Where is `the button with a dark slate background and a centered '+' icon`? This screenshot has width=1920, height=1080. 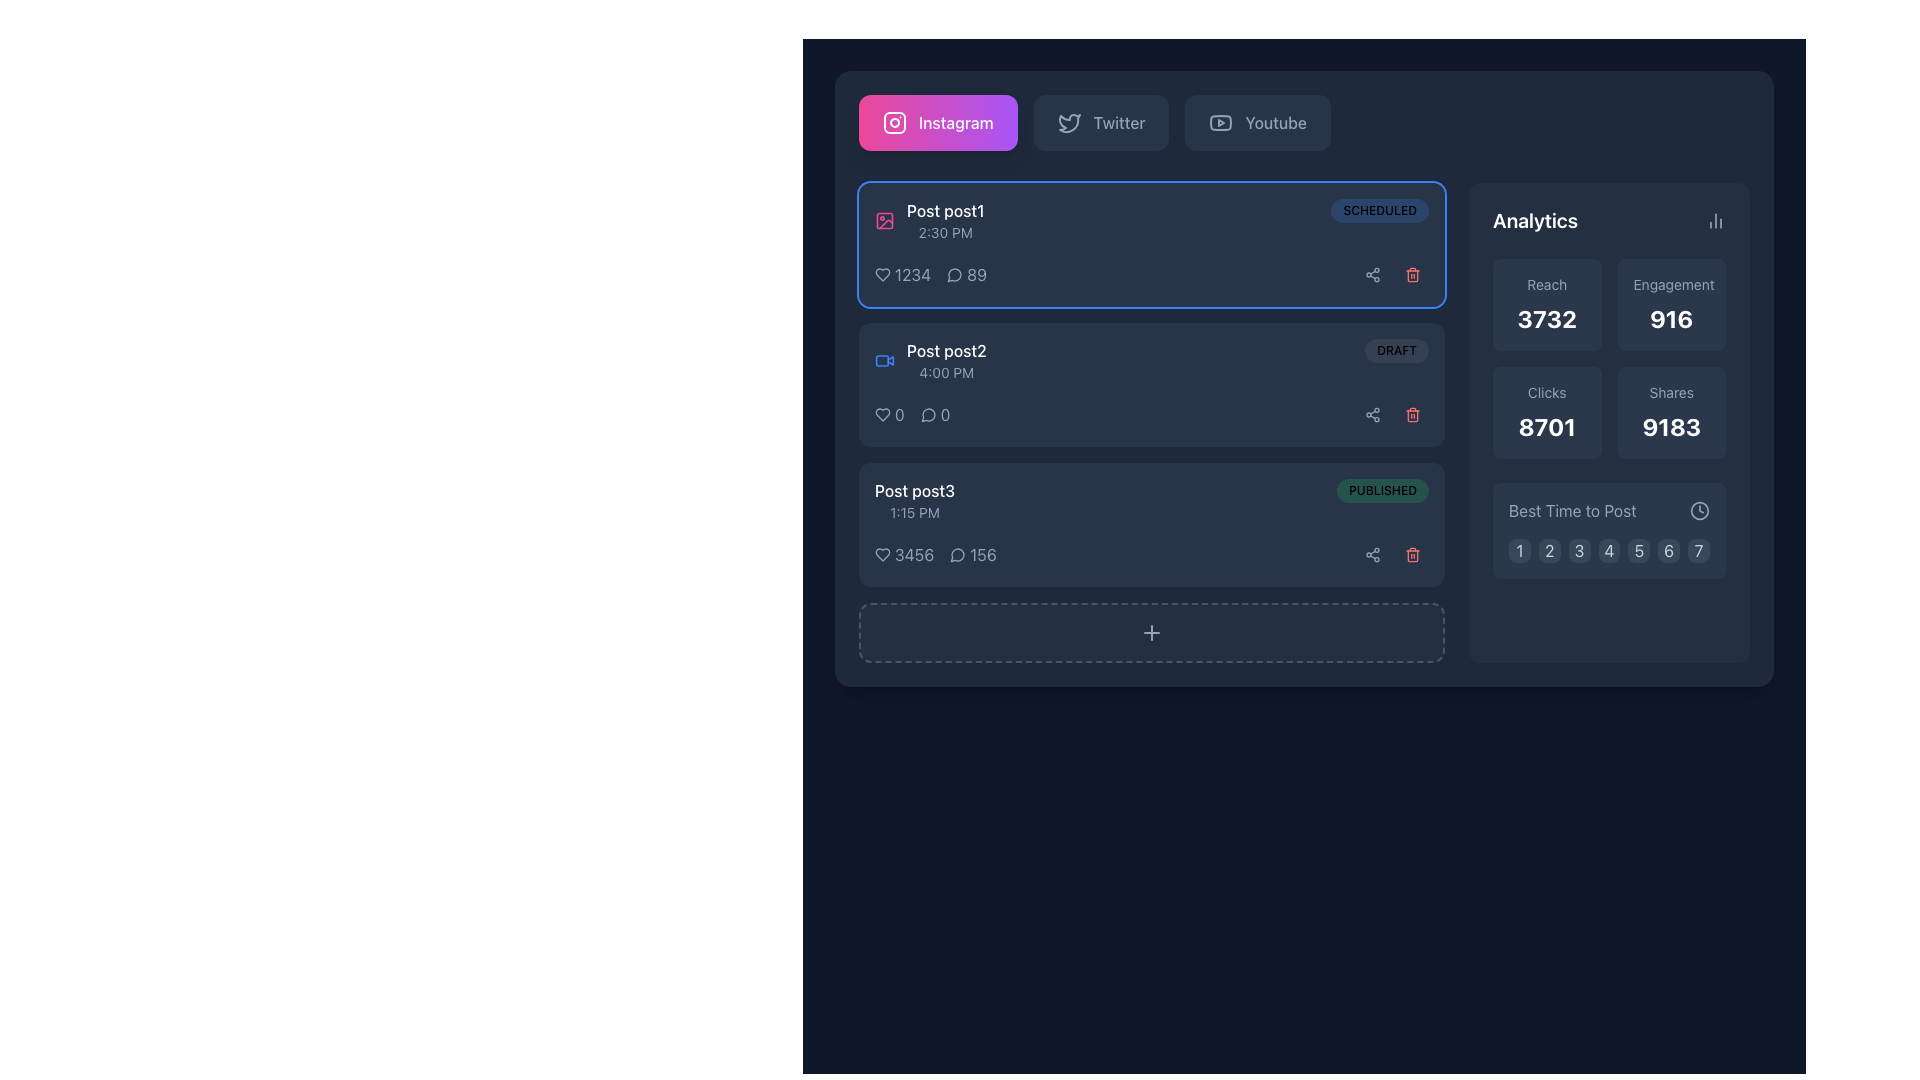 the button with a dark slate background and a centered '+' icon is located at coordinates (1152, 632).